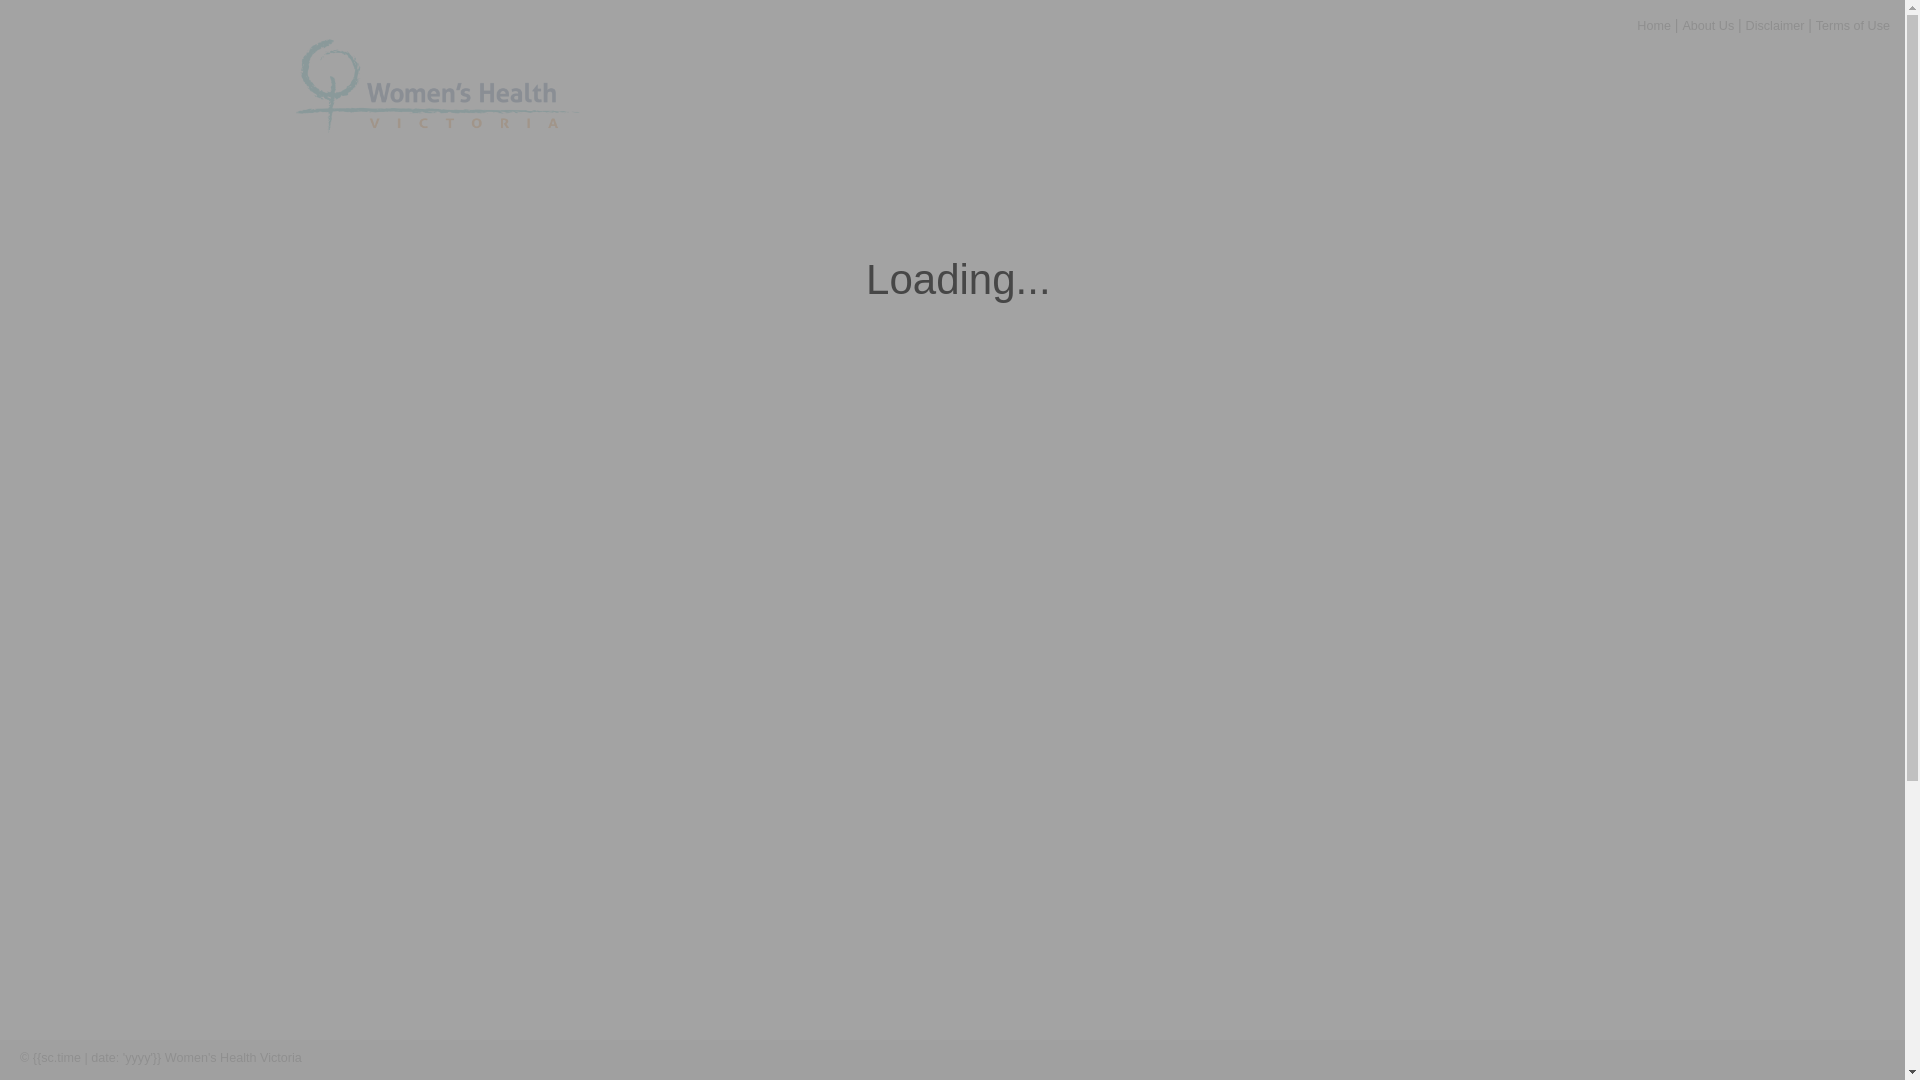  I want to click on 'Terms of Use', so click(416, 1056).